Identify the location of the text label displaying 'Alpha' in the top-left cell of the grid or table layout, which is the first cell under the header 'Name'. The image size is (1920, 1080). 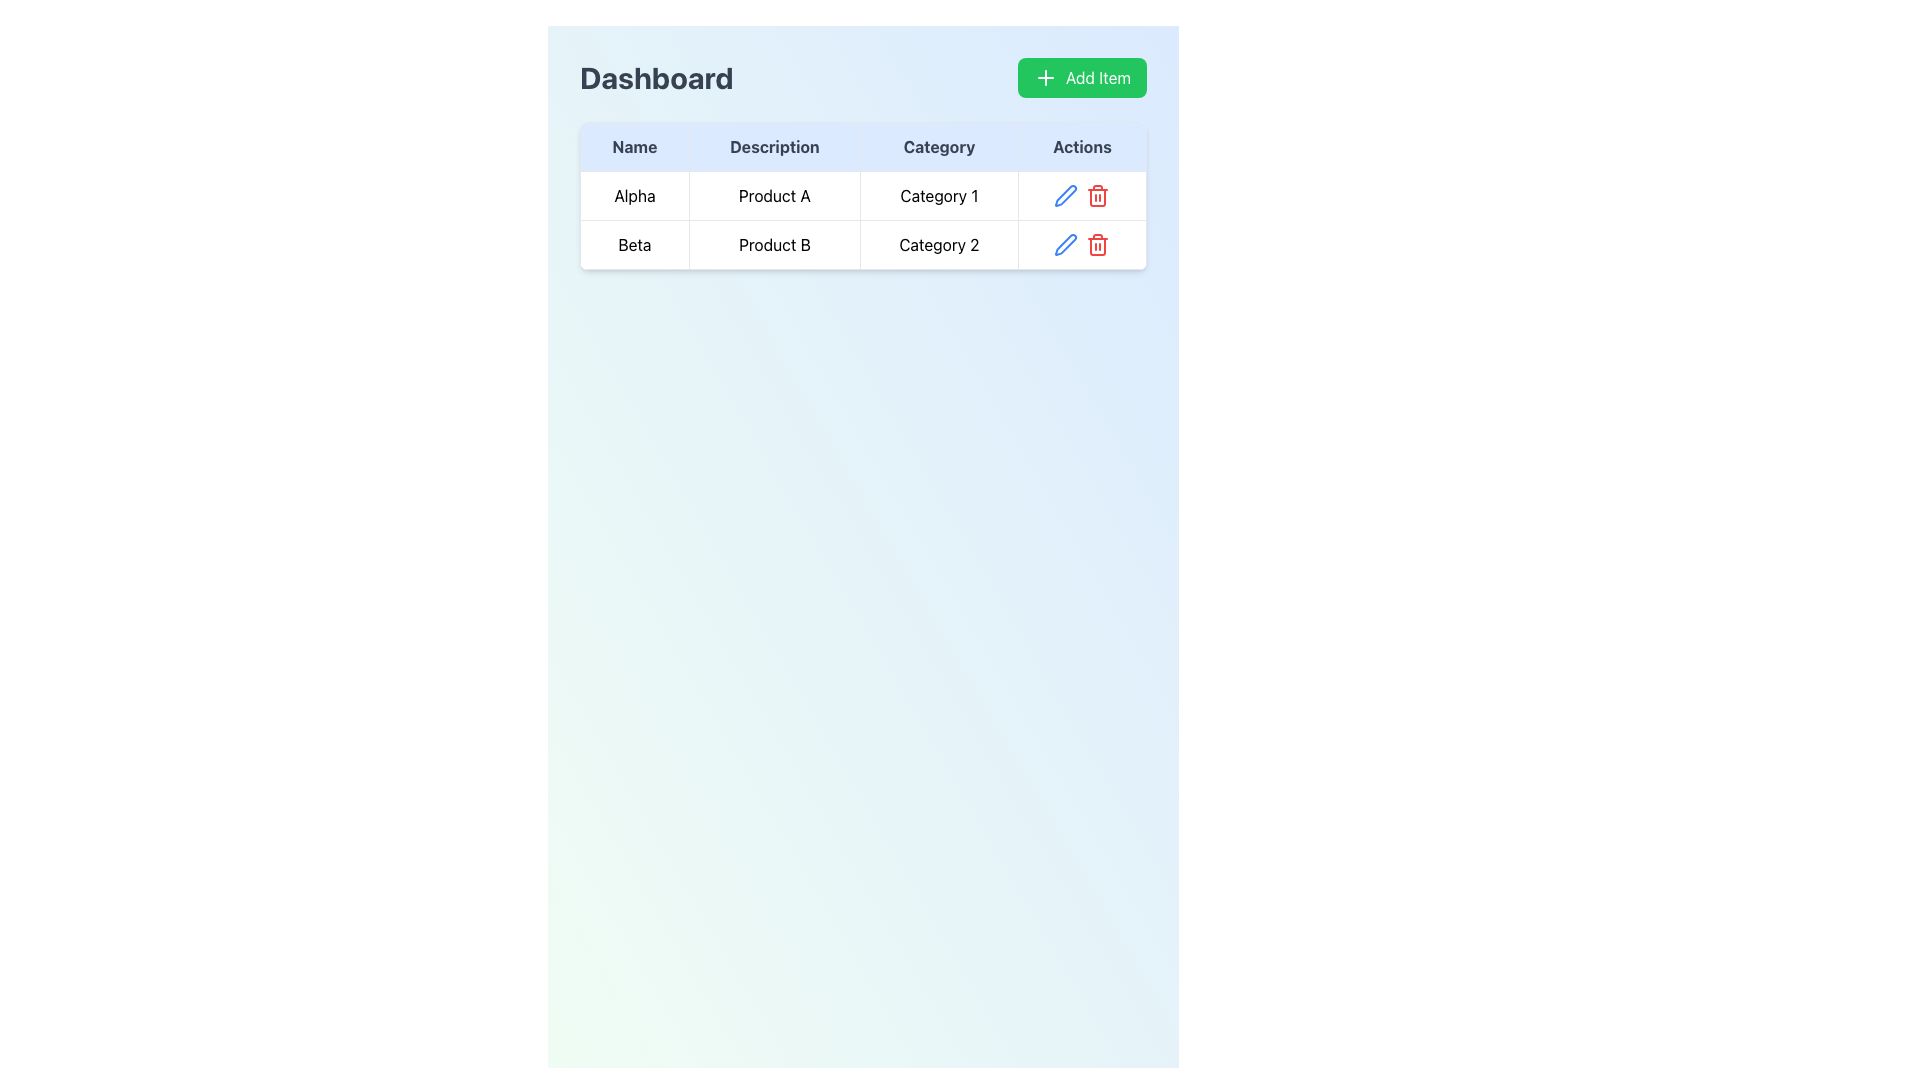
(633, 196).